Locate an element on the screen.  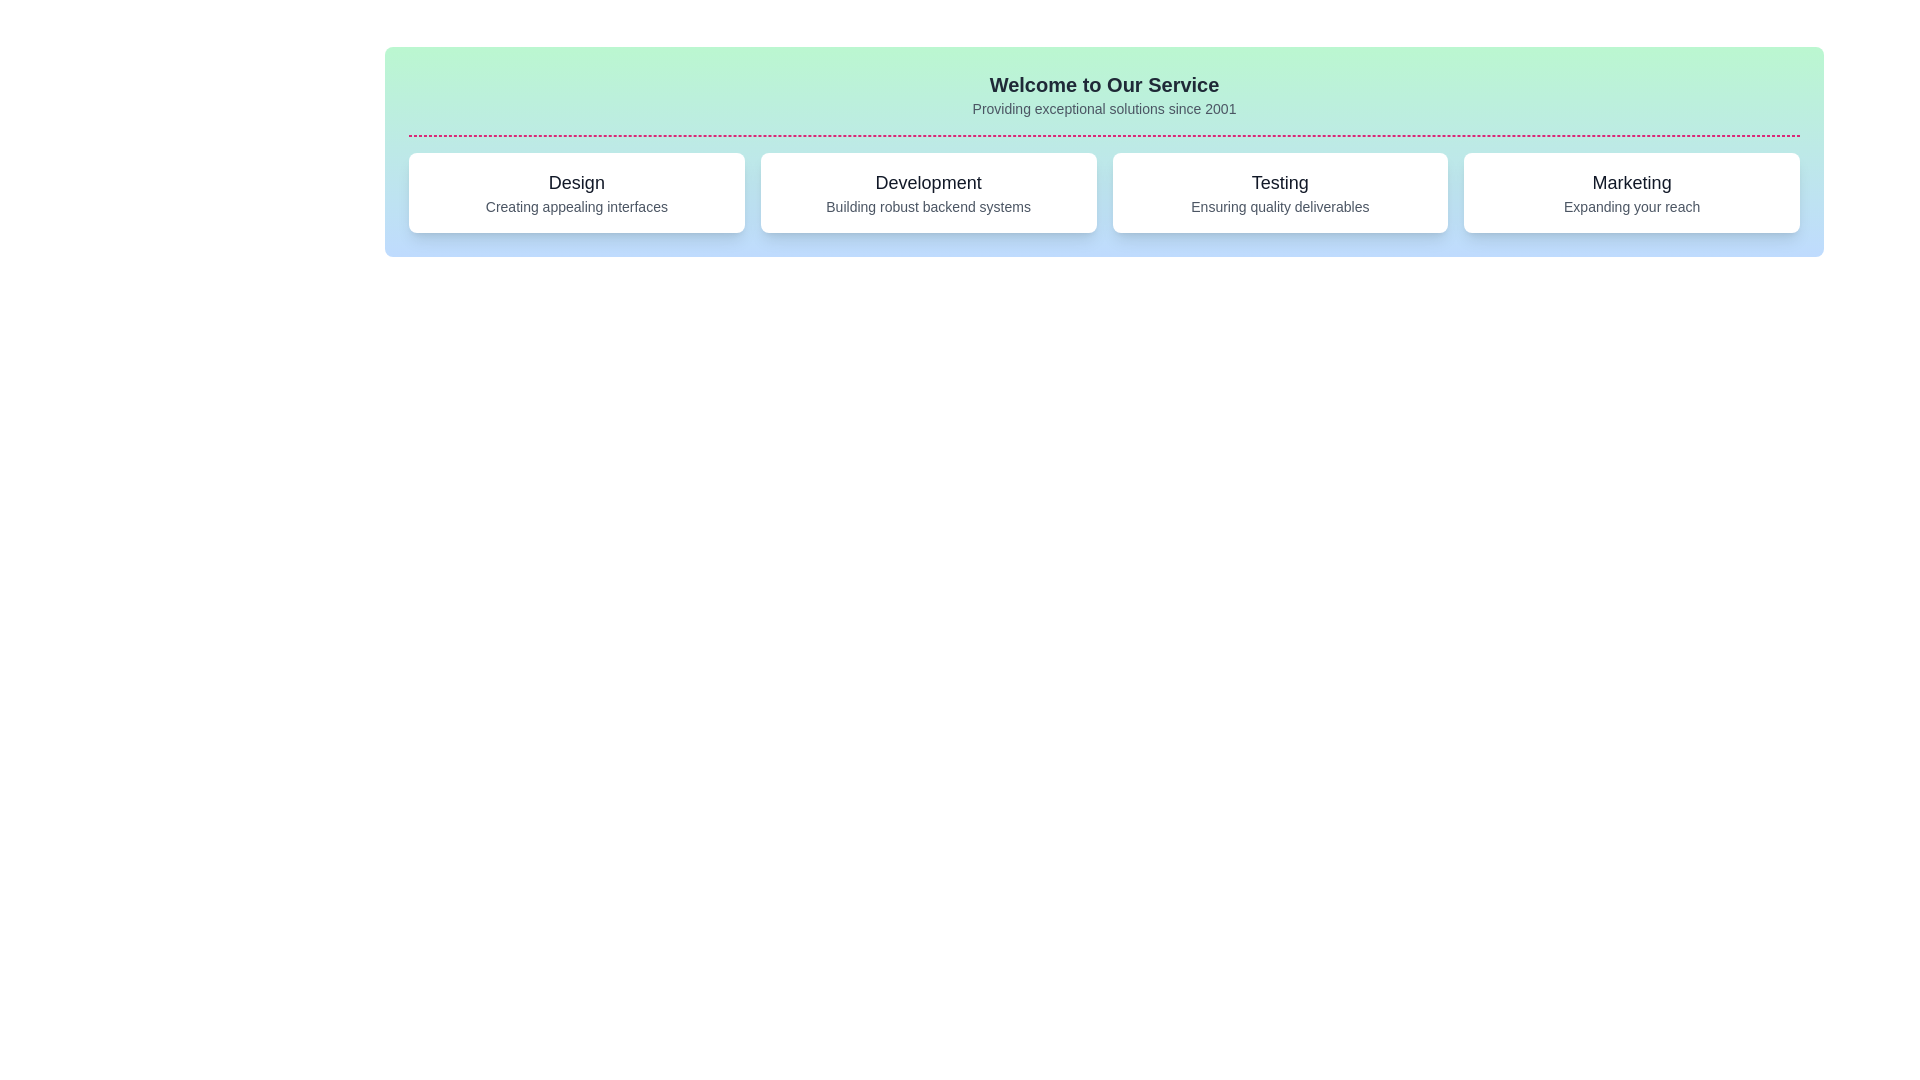
the text label that provides additional information below the heading 'Welcome to Our Service' is located at coordinates (1103, 108).